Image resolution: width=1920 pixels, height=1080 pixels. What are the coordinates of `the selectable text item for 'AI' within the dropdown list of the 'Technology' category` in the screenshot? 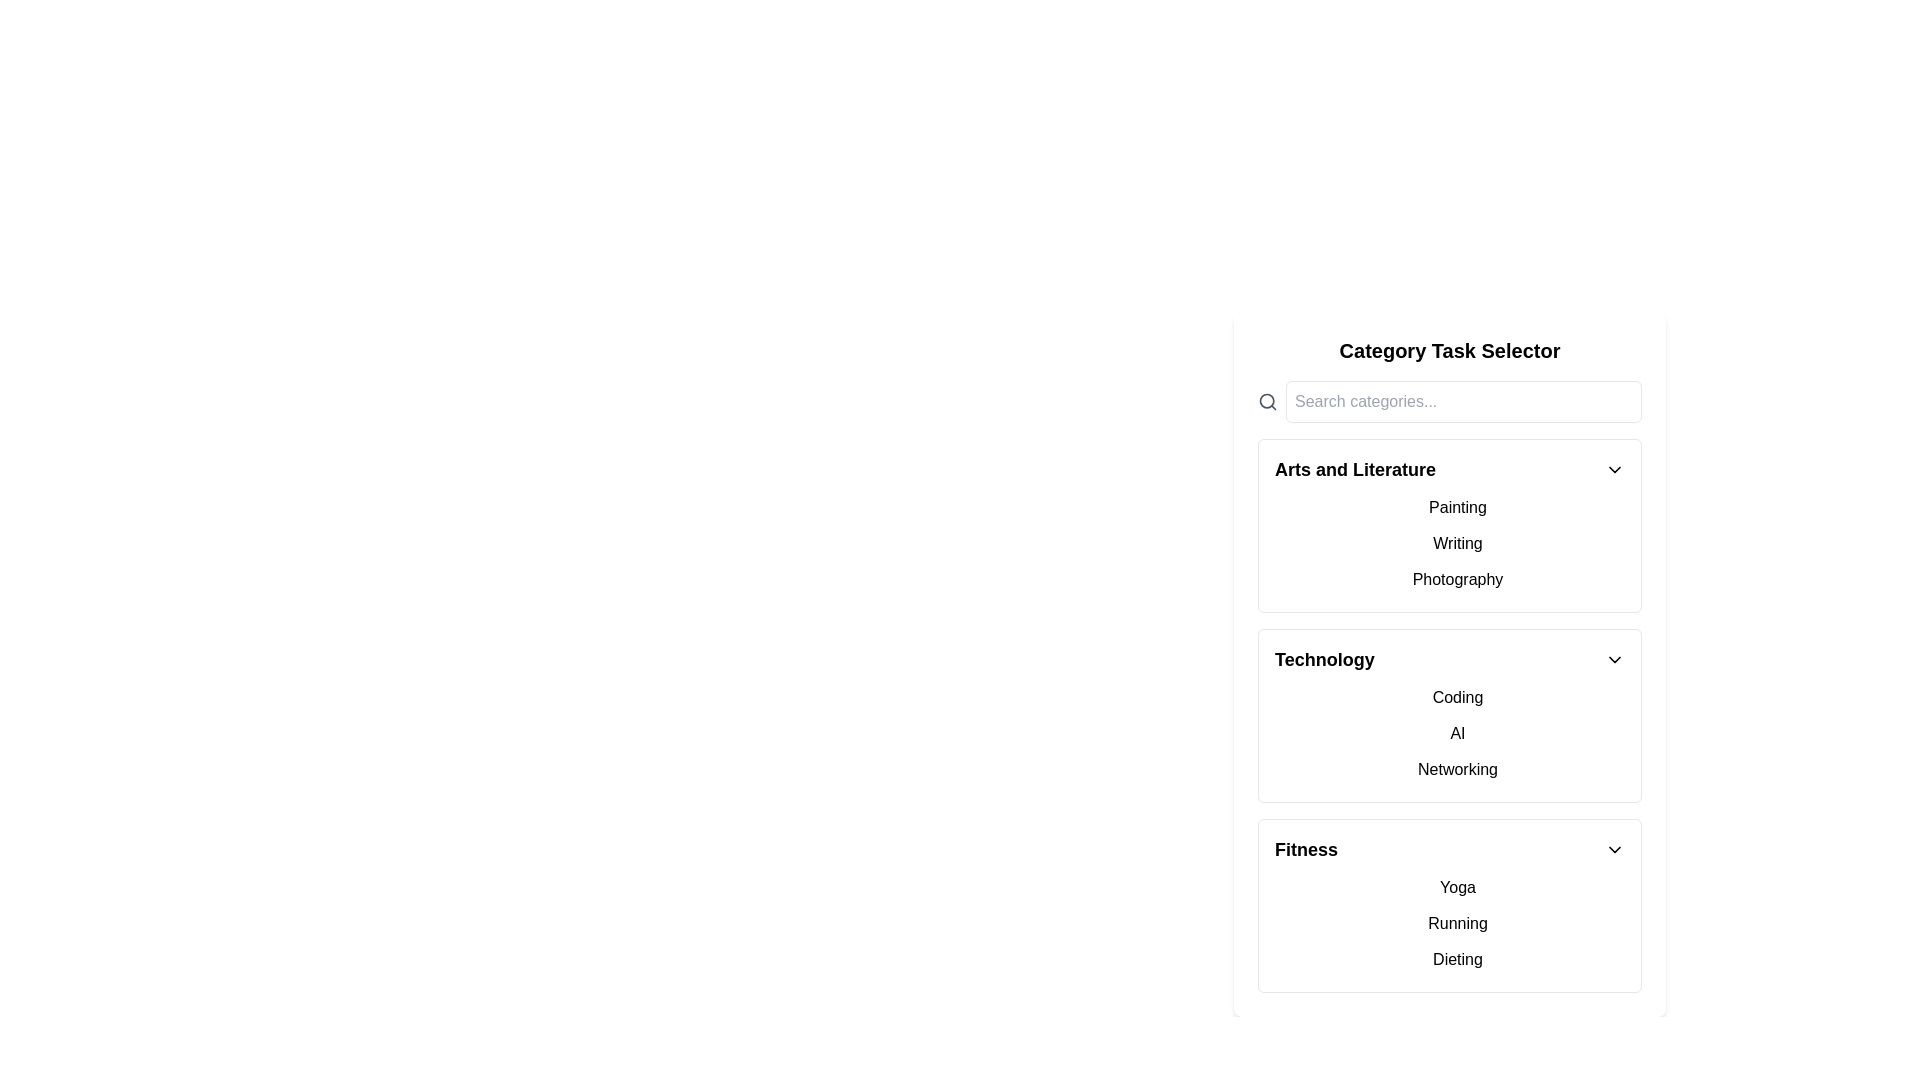 It's located at (1449, 733).